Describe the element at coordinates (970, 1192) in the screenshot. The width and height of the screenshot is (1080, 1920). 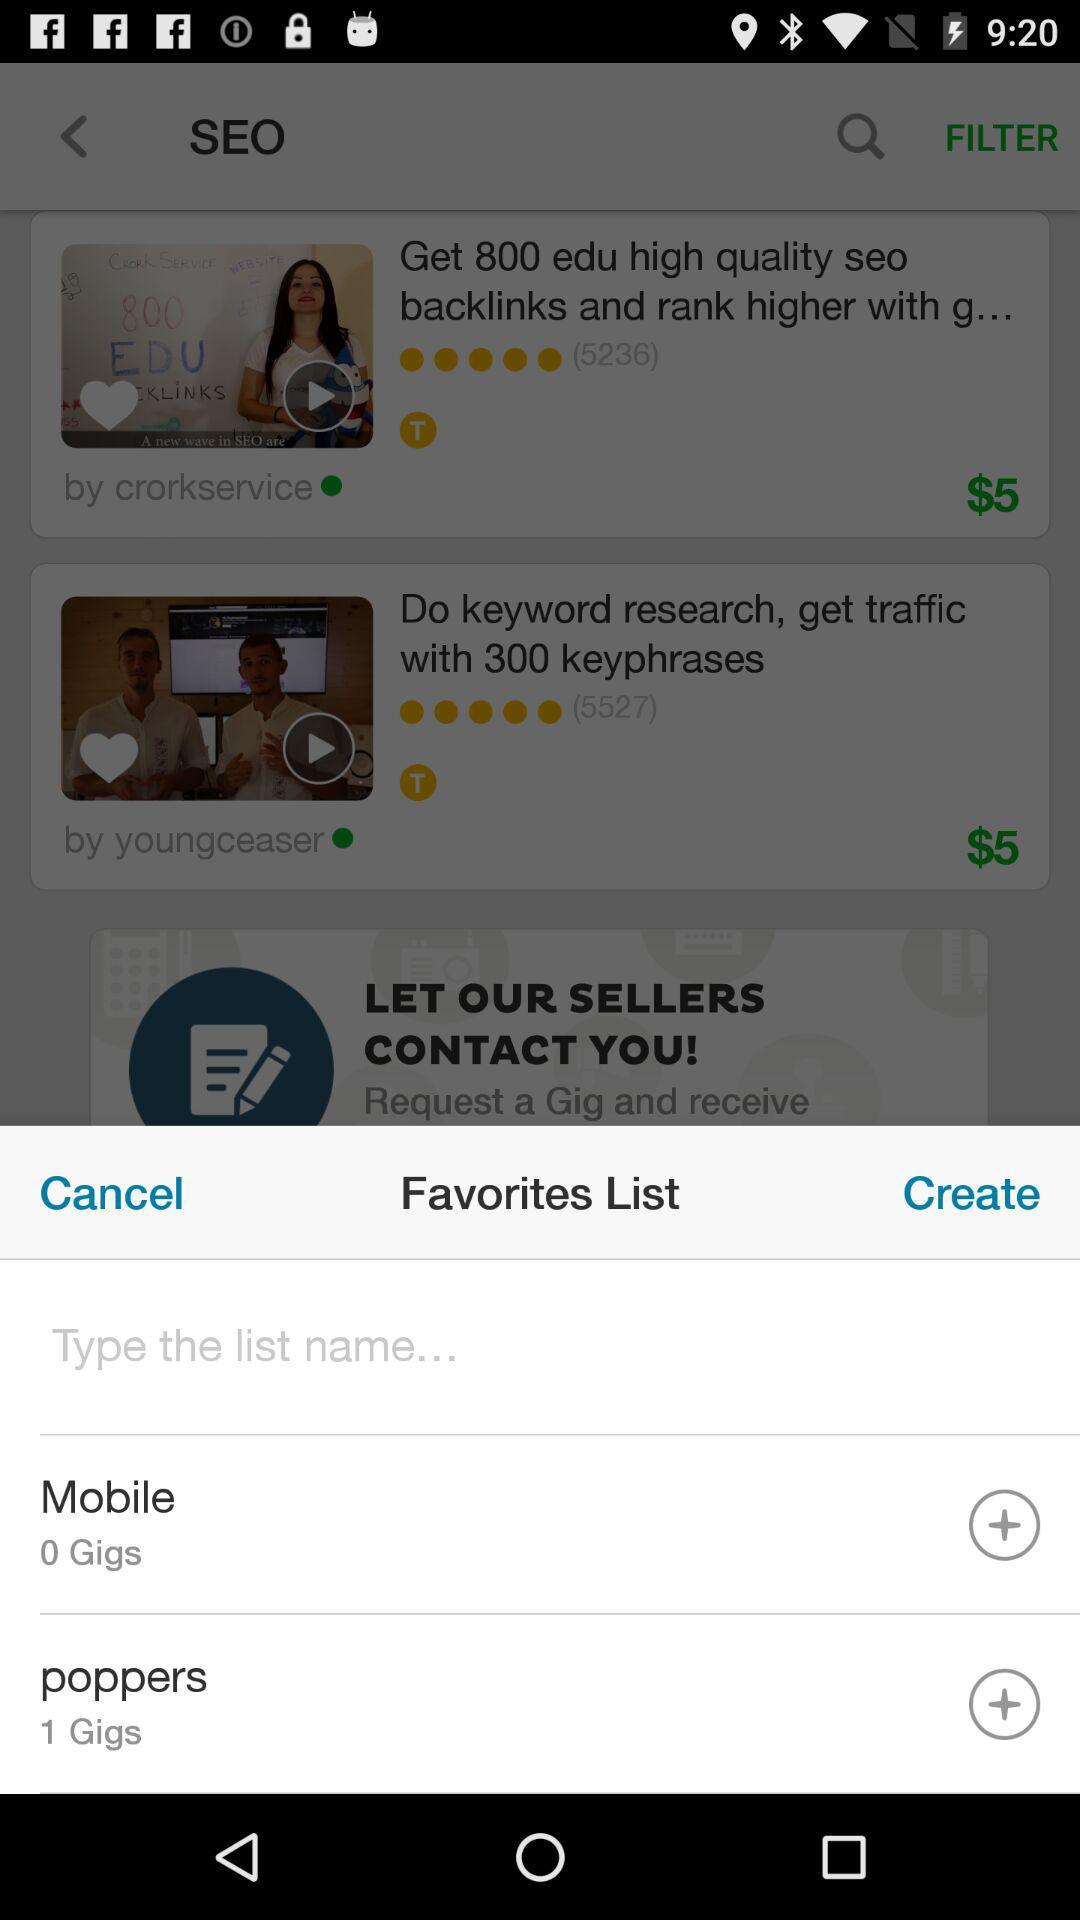
I see `create icon` at that location.